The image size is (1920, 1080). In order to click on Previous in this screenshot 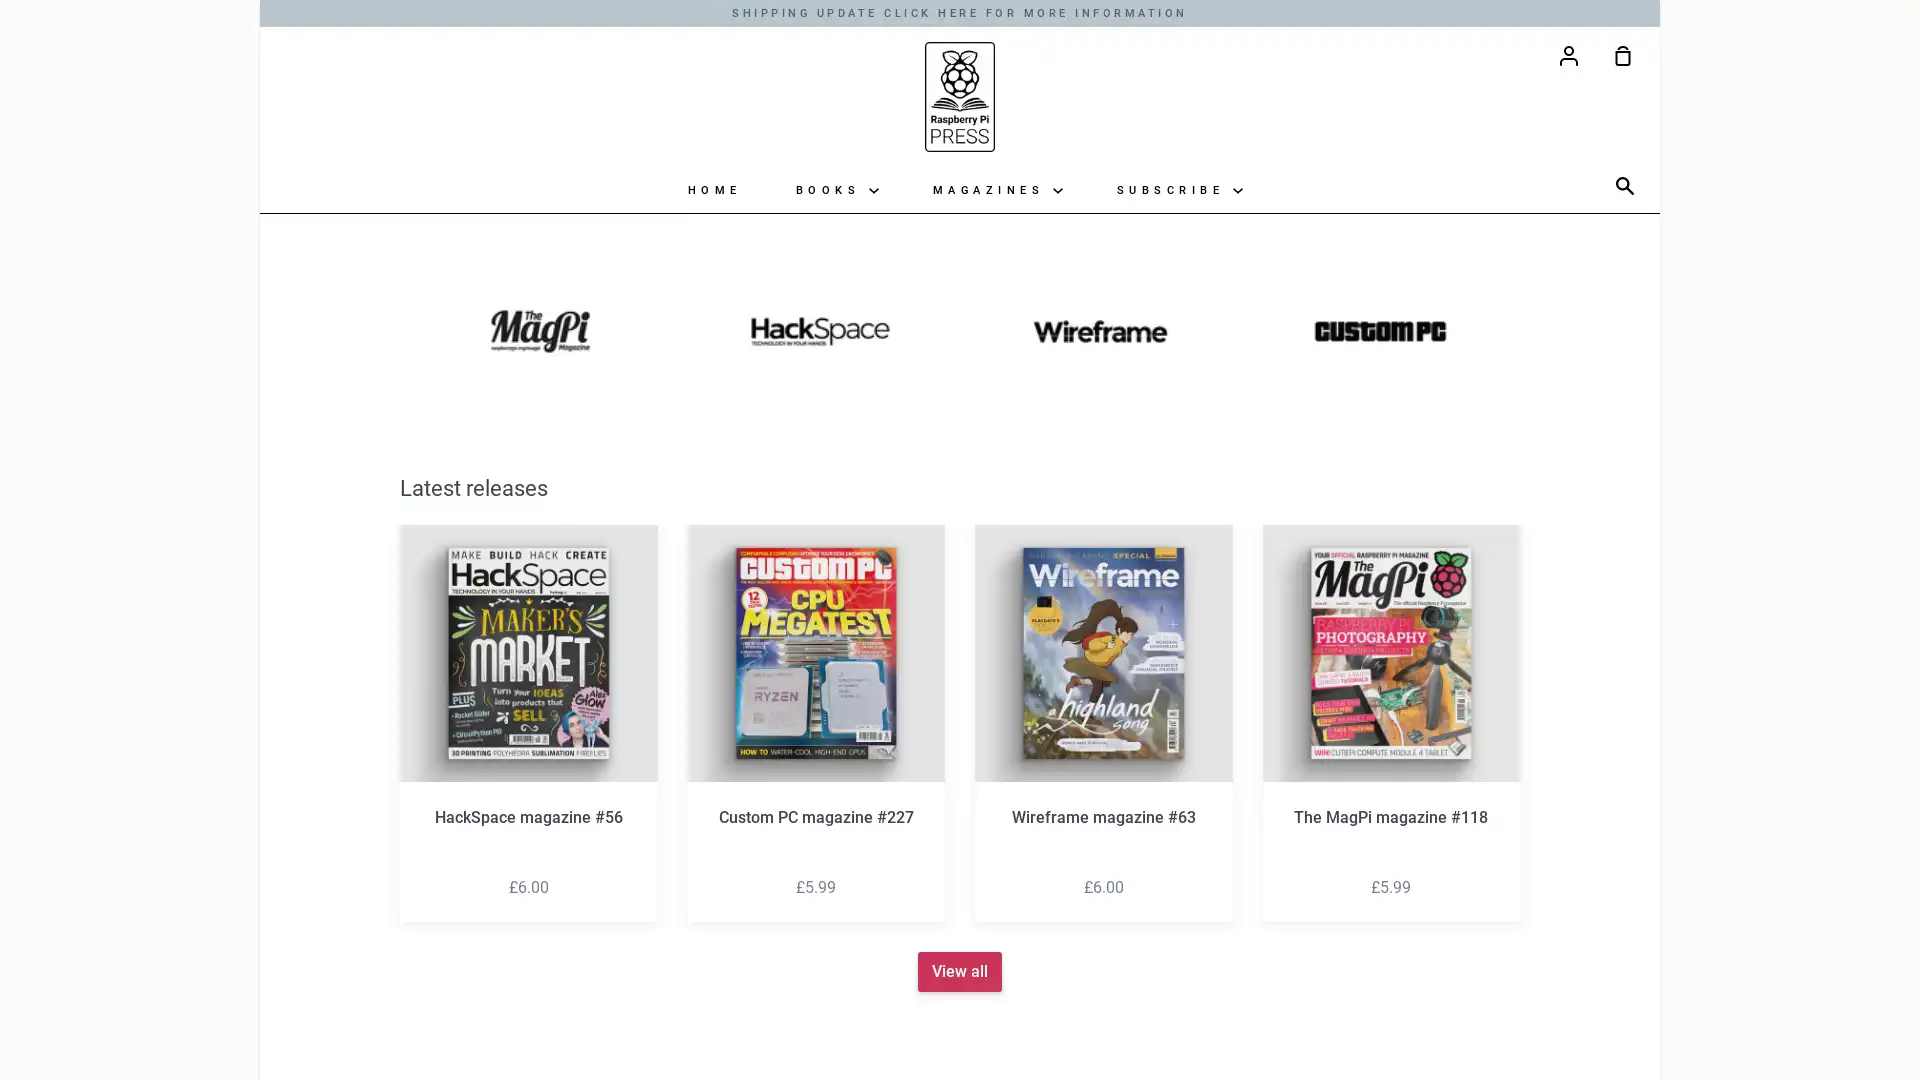, I will do `click(360, 715)`.